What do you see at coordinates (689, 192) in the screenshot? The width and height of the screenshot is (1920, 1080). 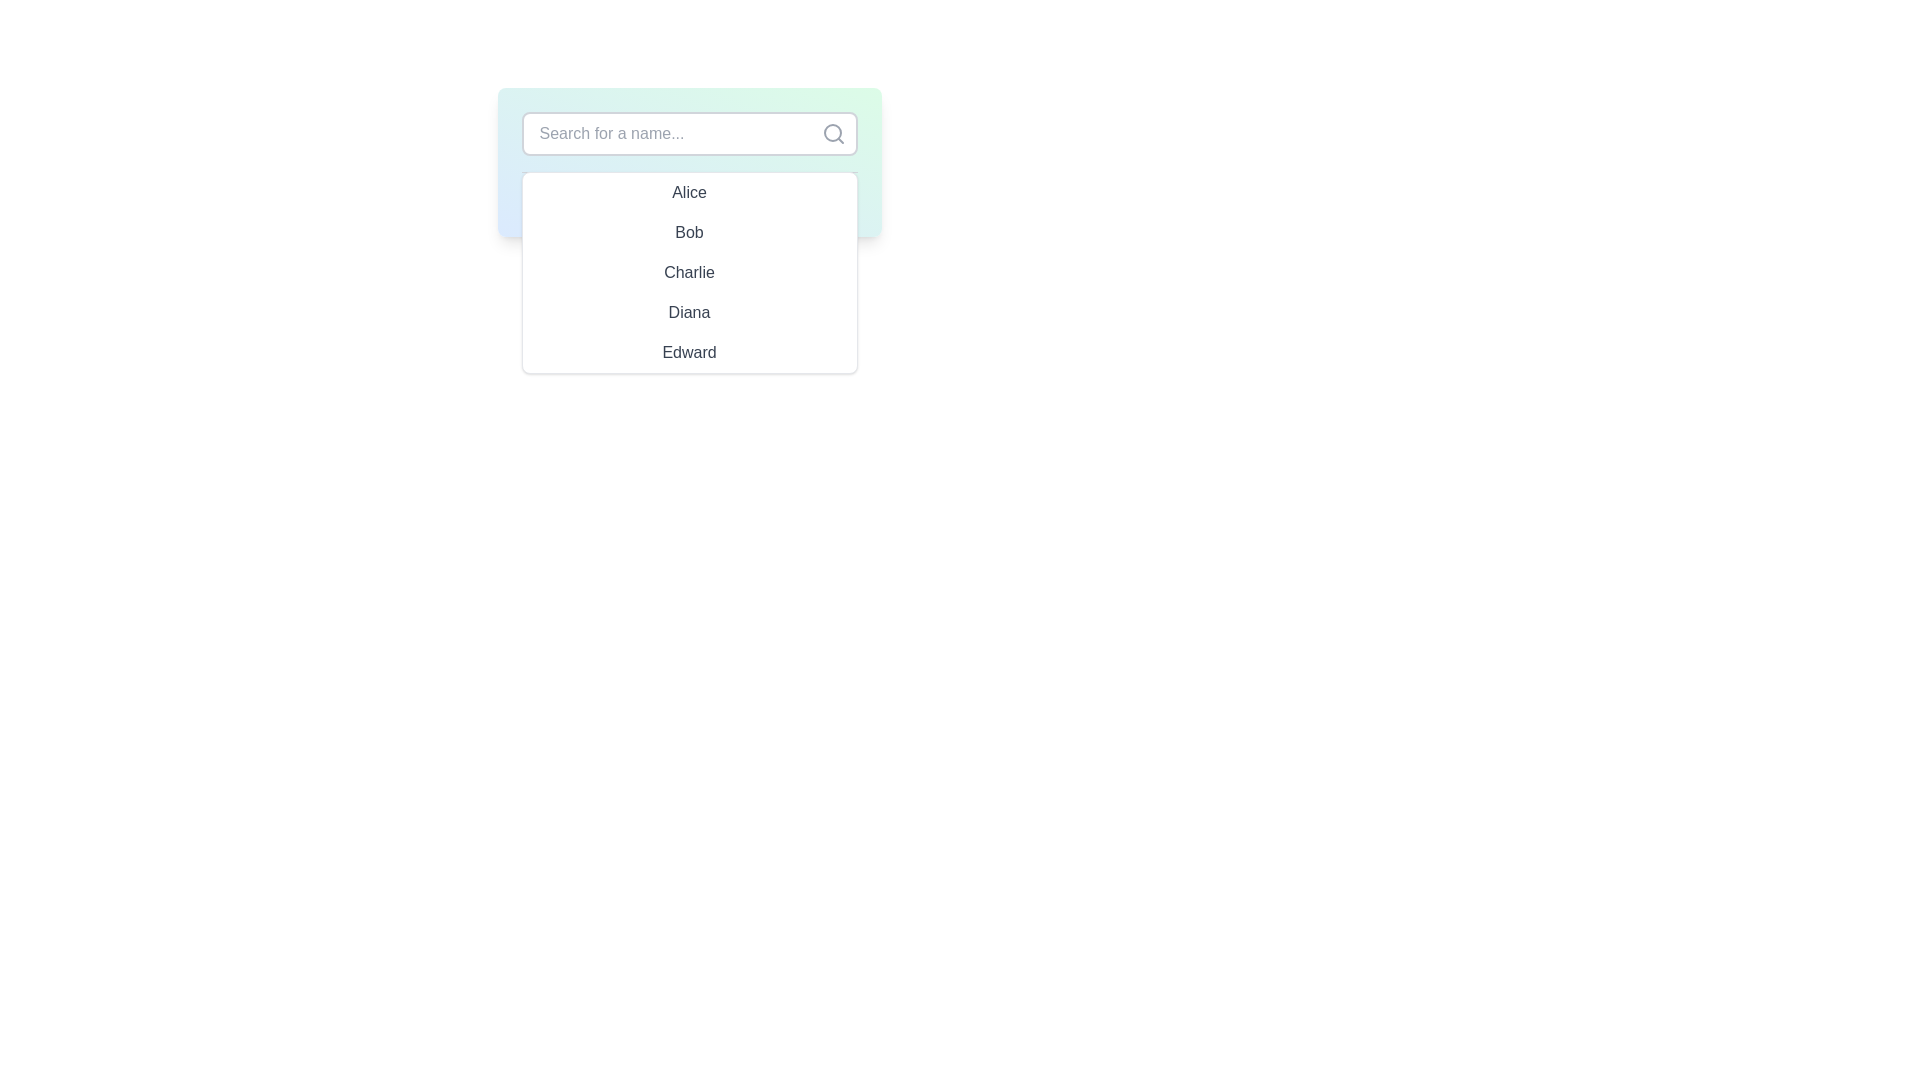 I see `the menu item labeled 'Alice' in dark gray within the drop-down menu` at bounding box center [689, 192].